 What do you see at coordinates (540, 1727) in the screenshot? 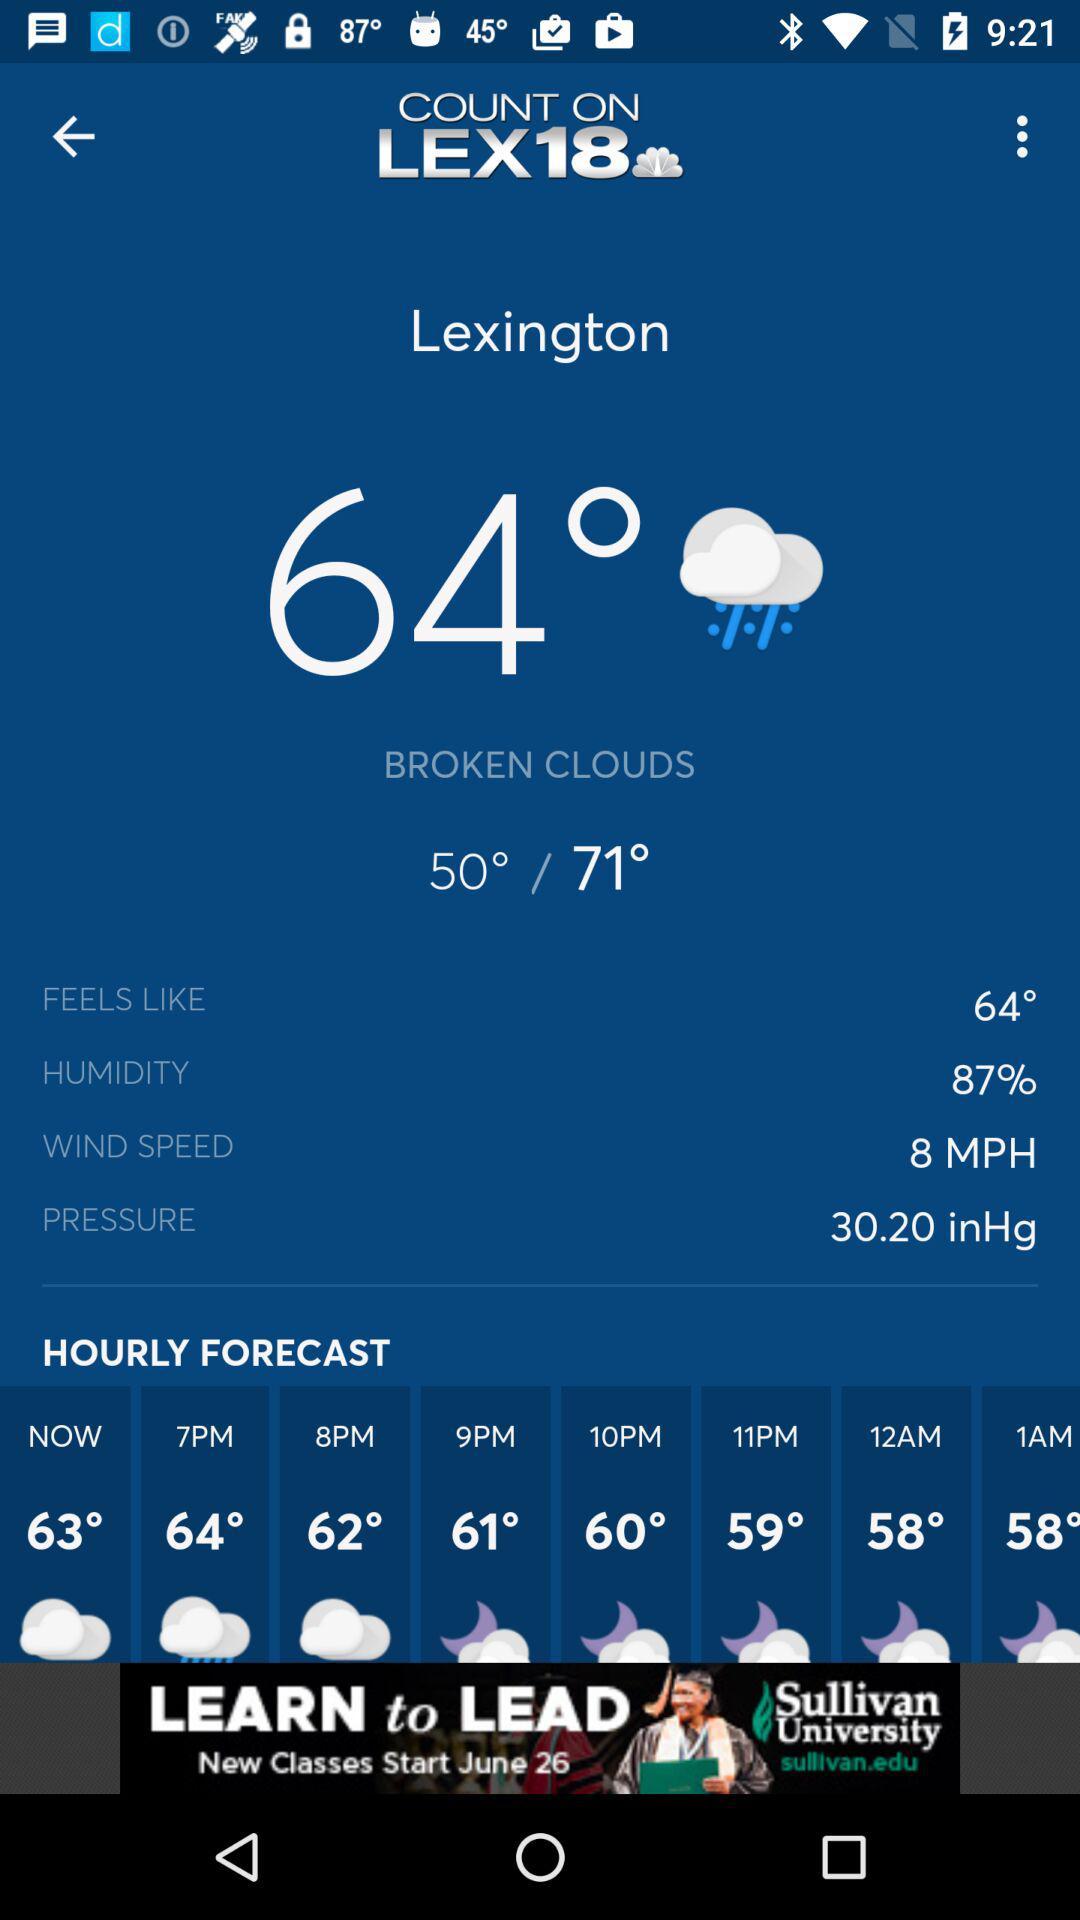
I see `advertisement` at bounding box center [540, 1727].